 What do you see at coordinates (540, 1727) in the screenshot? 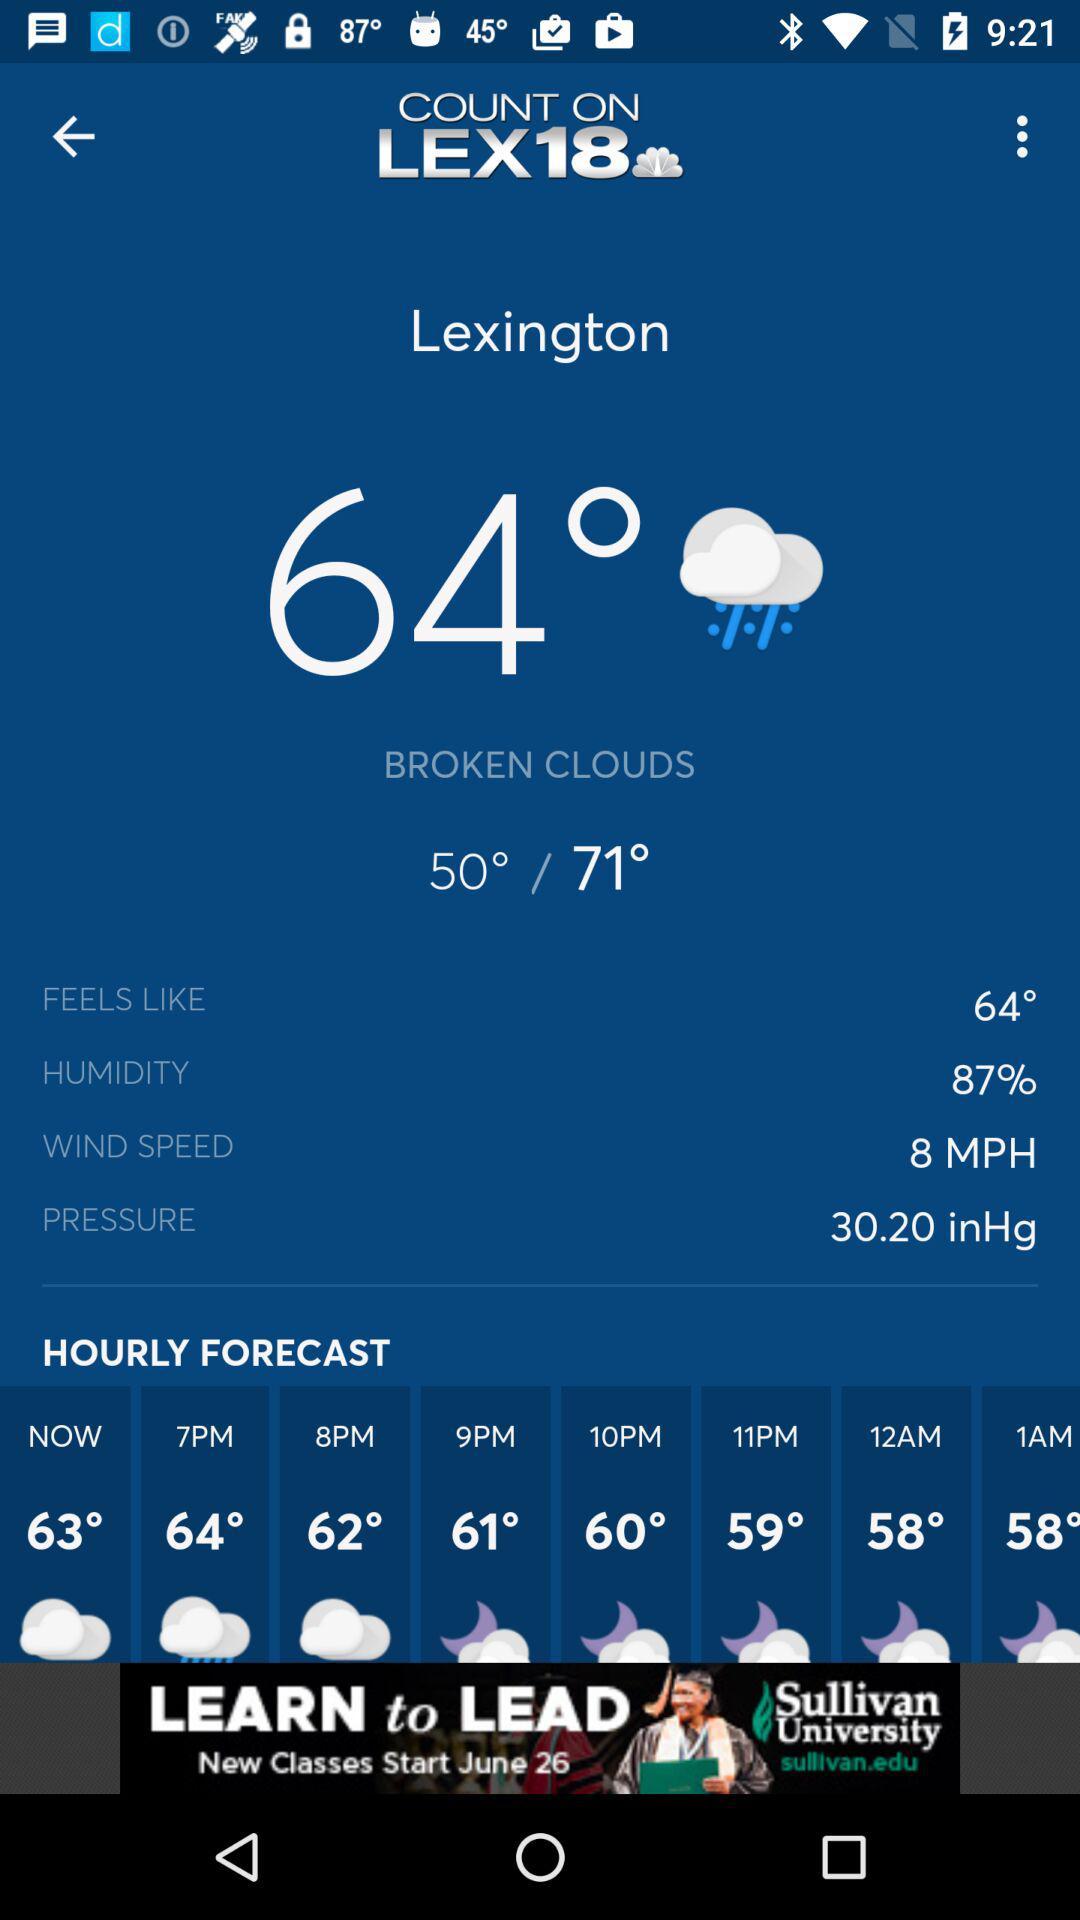
I see `advertisement` at bounding box center [540, 1727].